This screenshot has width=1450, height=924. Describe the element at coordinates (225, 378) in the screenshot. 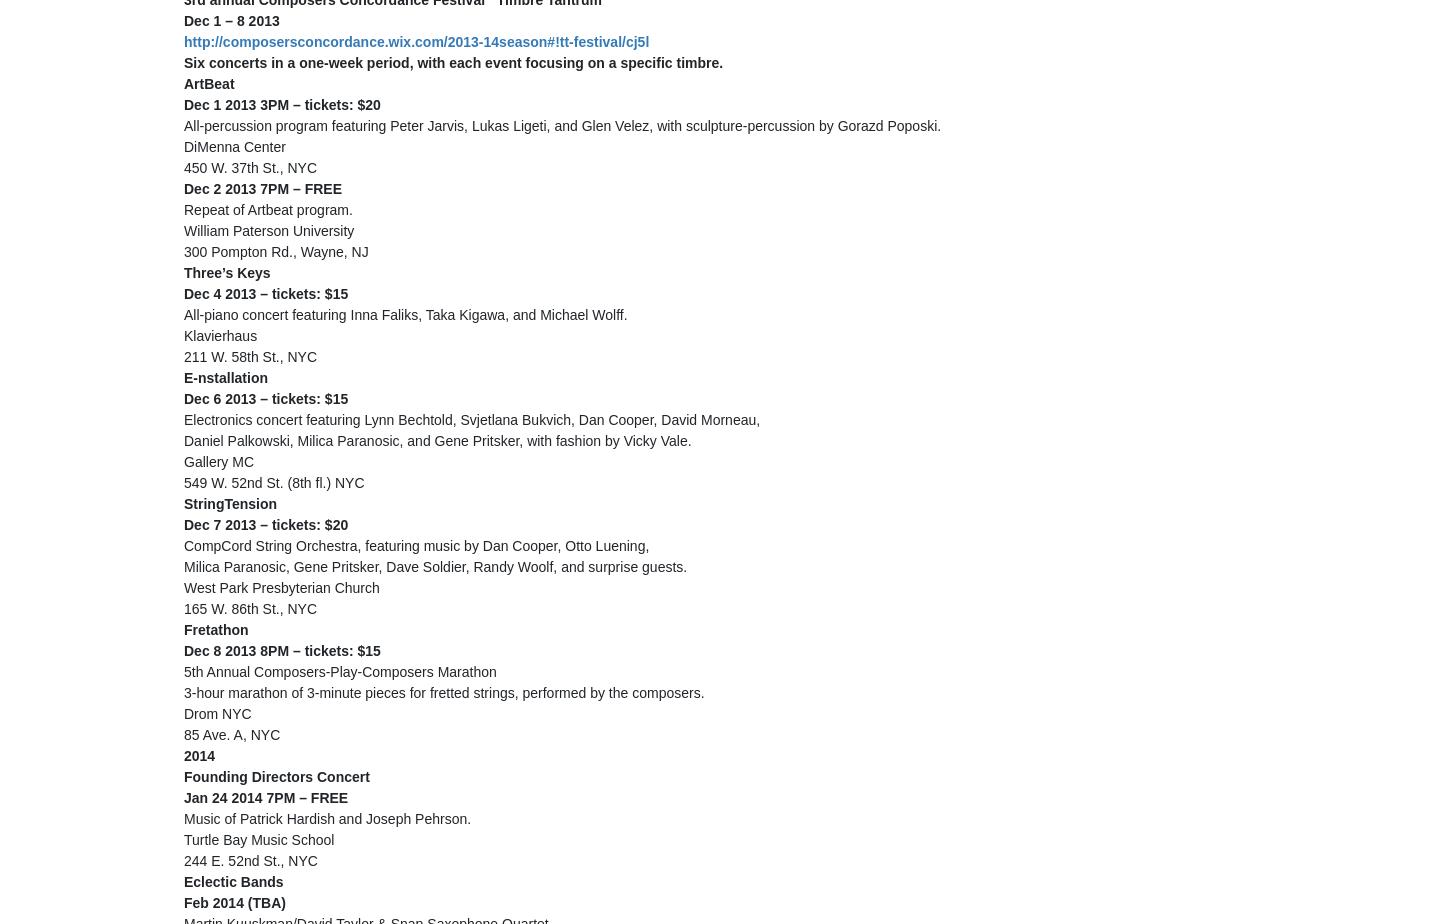

I see `'E-nstallation'` at that location.